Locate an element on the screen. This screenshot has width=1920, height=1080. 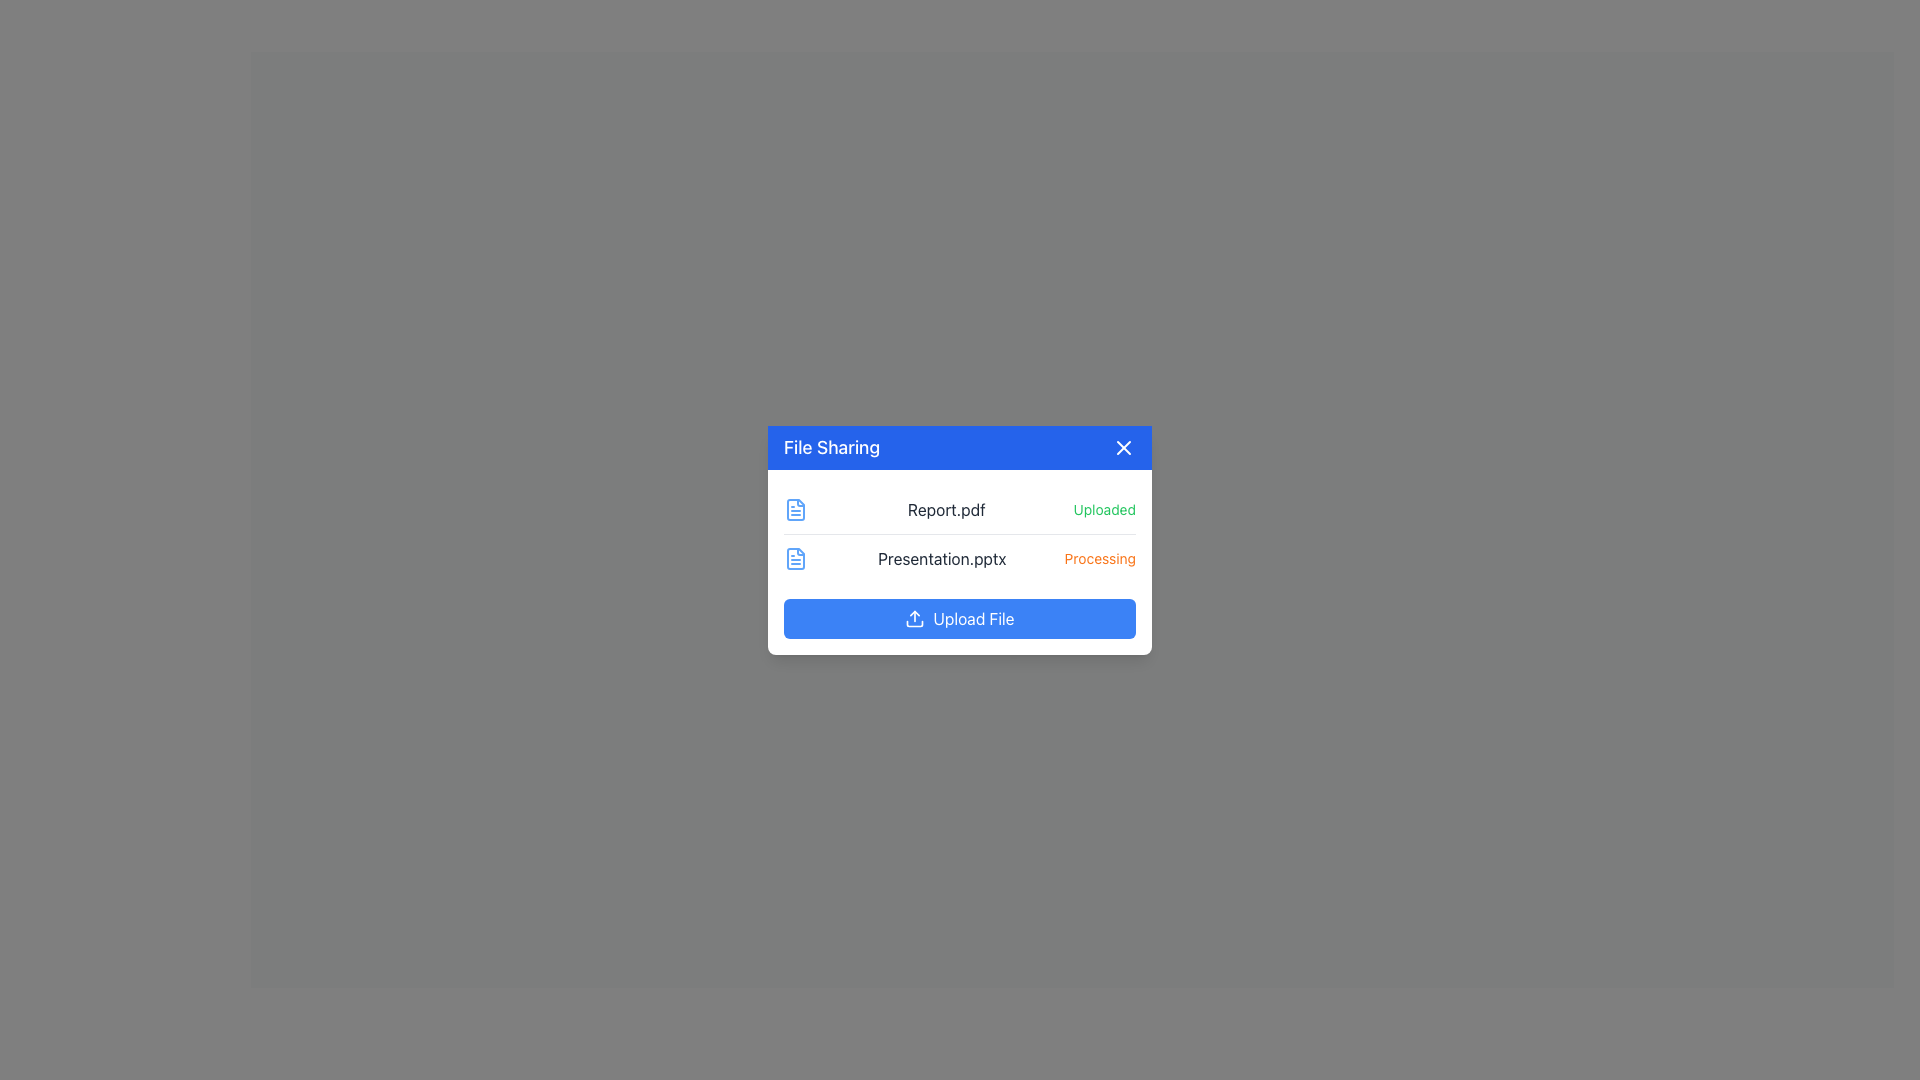
the 'Upload File' button, which is a horizontally centered button with a blue background and white text and icon, located at the bottom of a modal window is located at coordinates (960, 616).